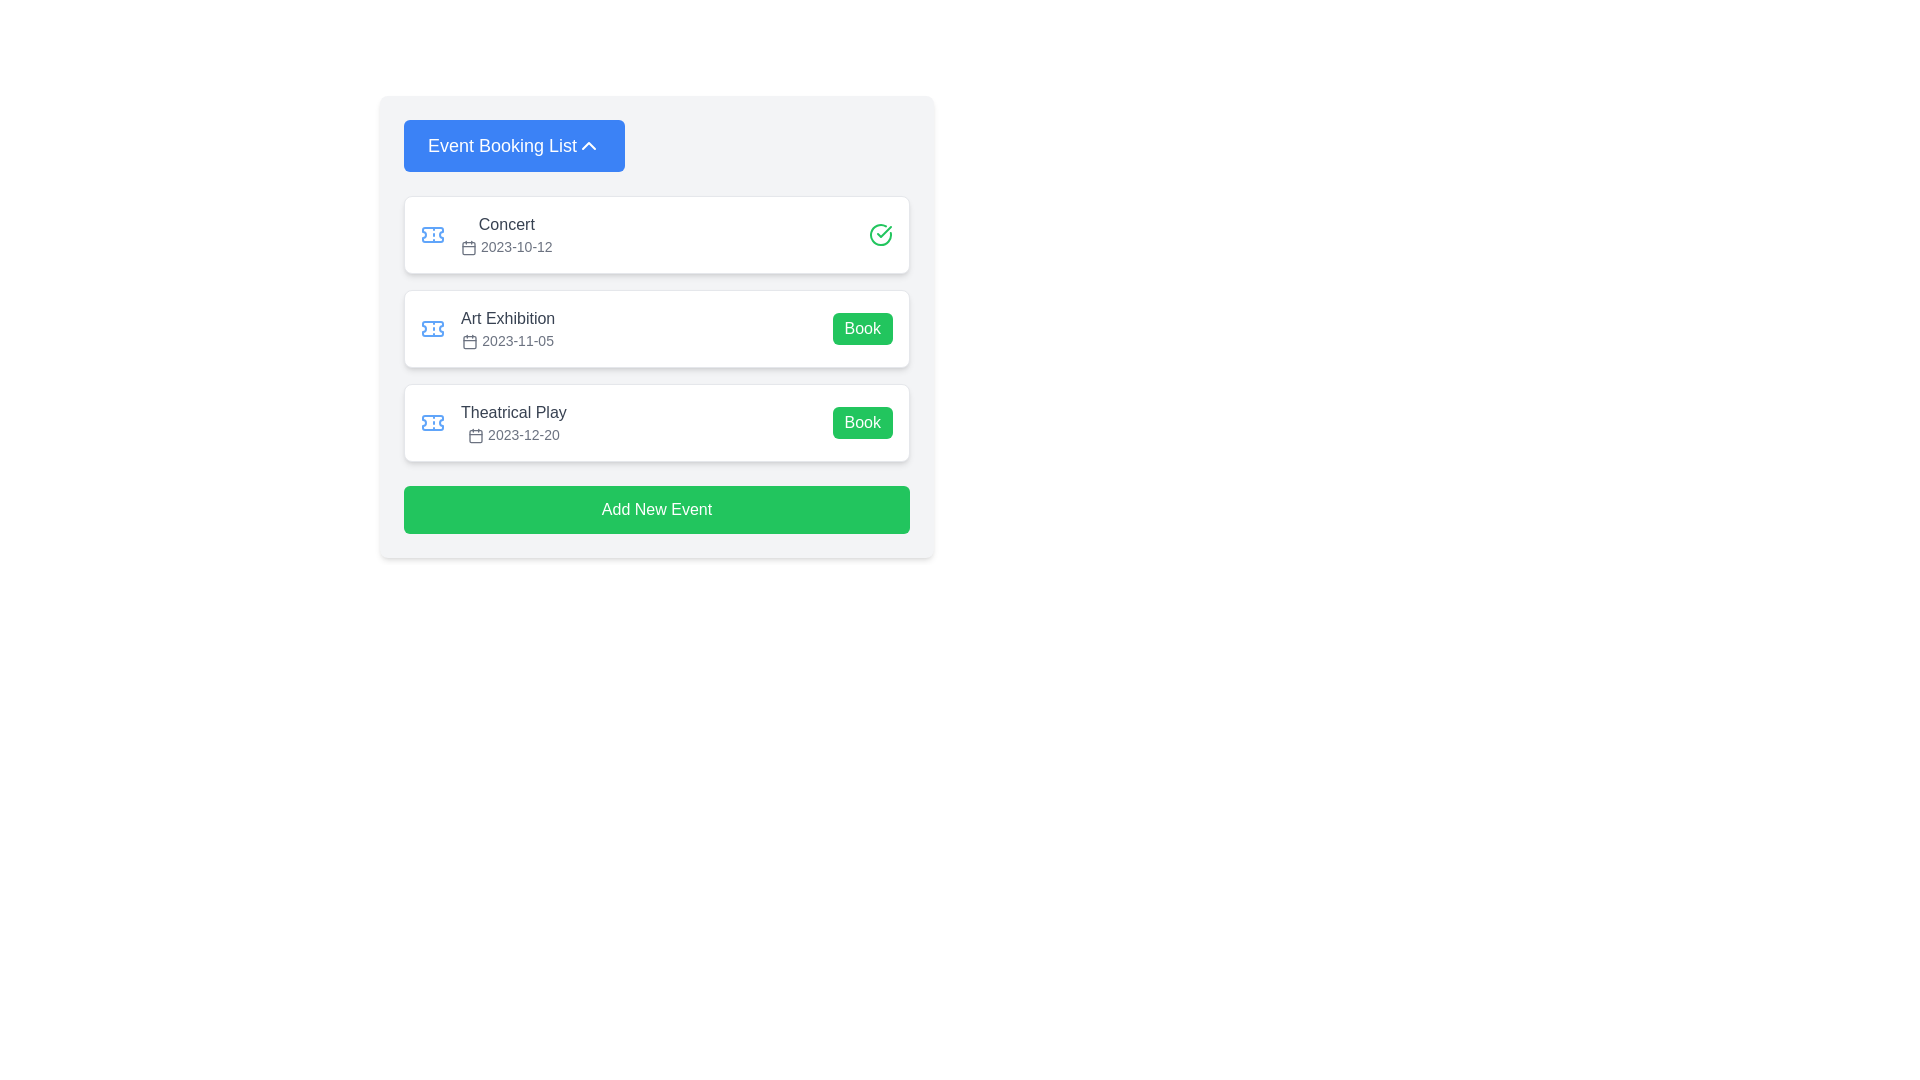 The image size is (1920, 1080). What do you see at coordinates (506, 234) in the screenshot?
I see `the first list item entry titled 'Concert'` at bounding box center [506, 234].